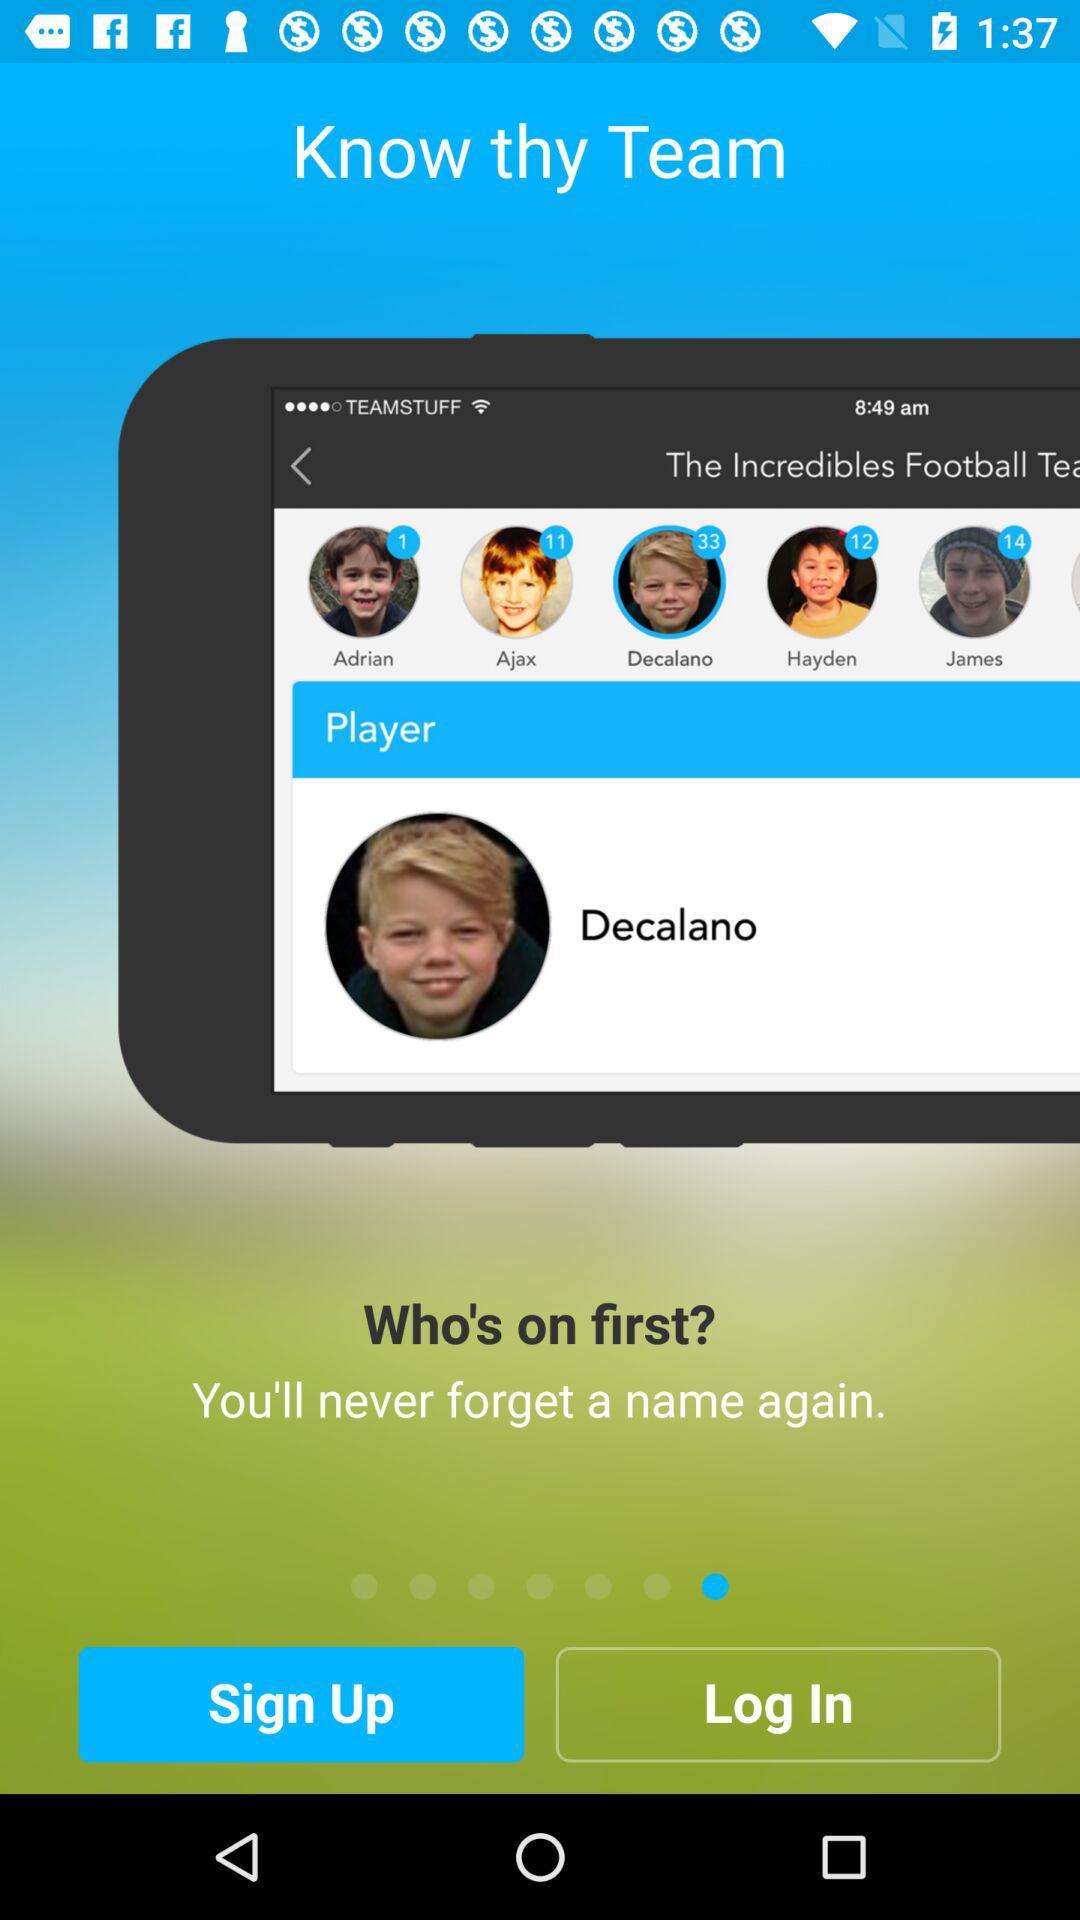 This screenshot has height=1920, width=1080. I want to click on log in, so click(777, 1703).